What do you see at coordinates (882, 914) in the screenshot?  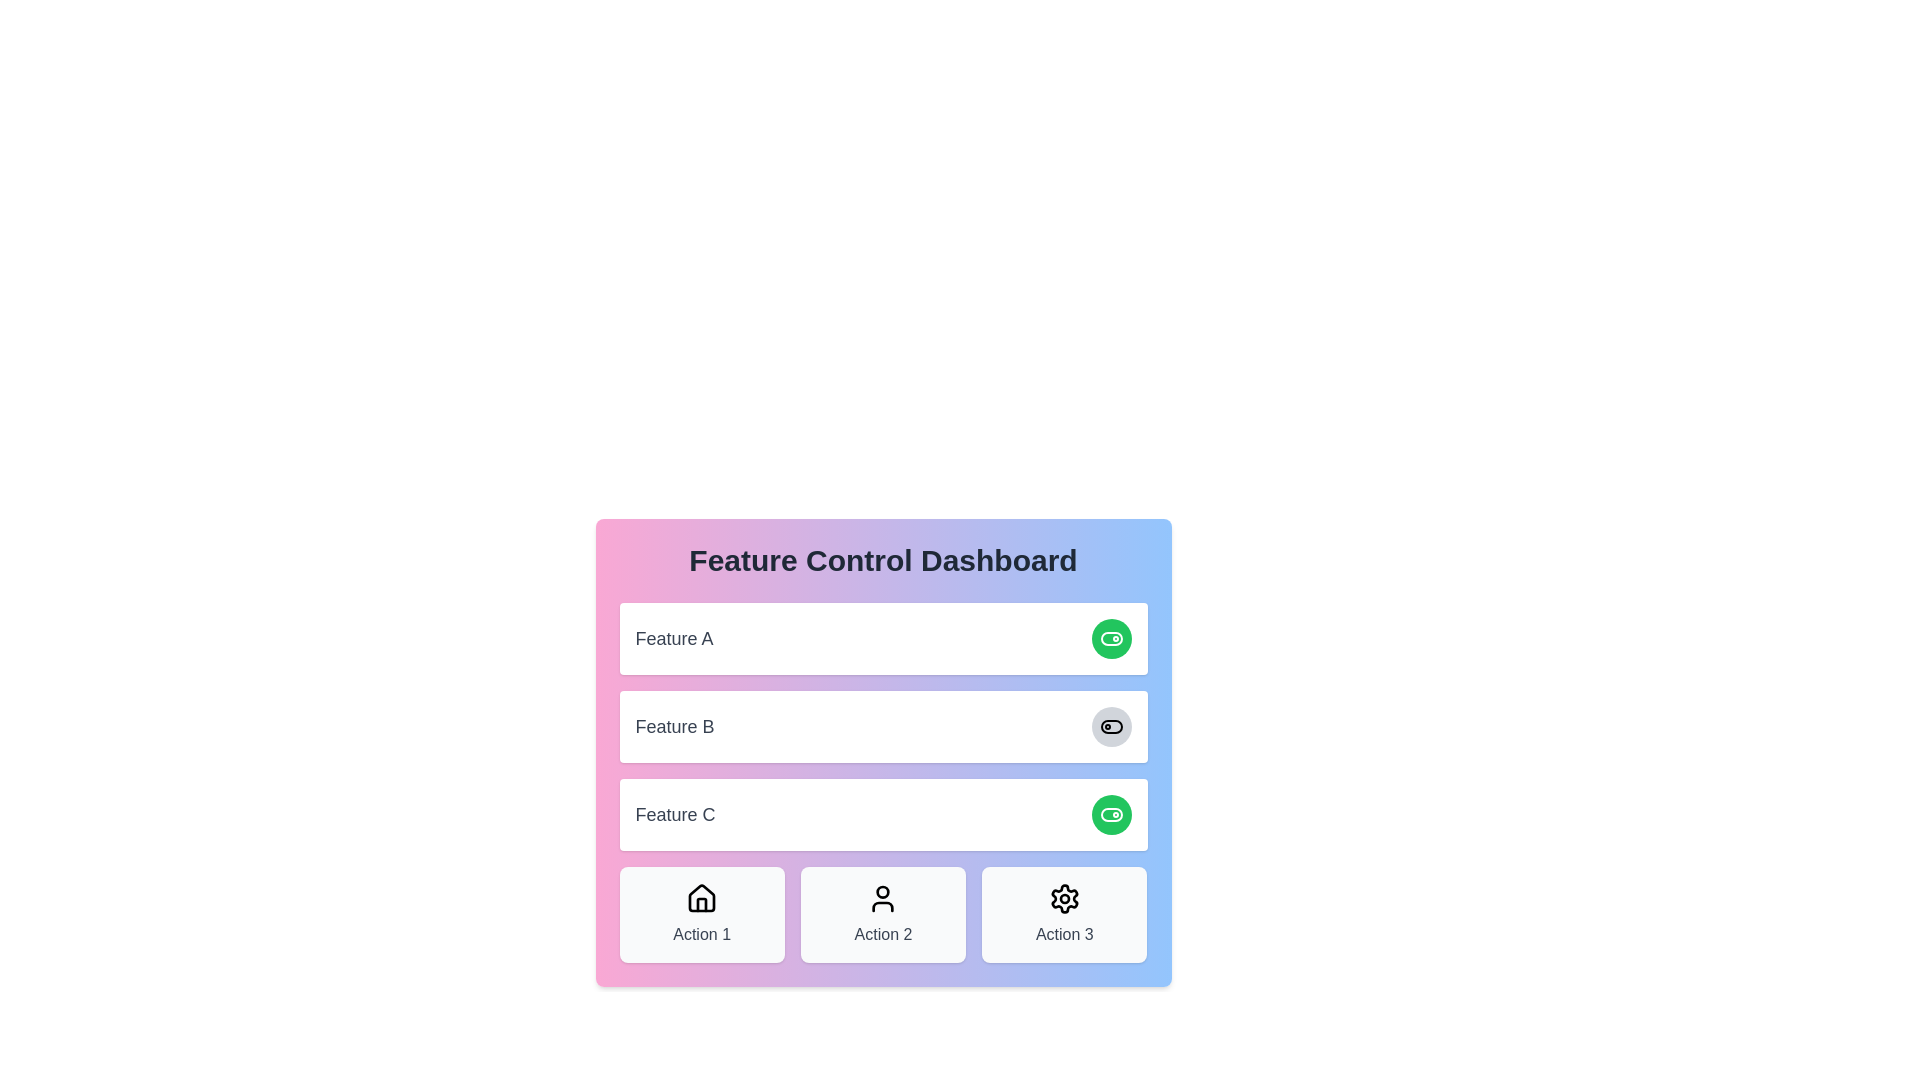 I see `the button labeled 'Action 2', which is a rectangular element with a white background, rounded corners, and a shadow effect, positioned in the second column of a three-column grid at the bottom of the interface` at bounding box center [882, 914].